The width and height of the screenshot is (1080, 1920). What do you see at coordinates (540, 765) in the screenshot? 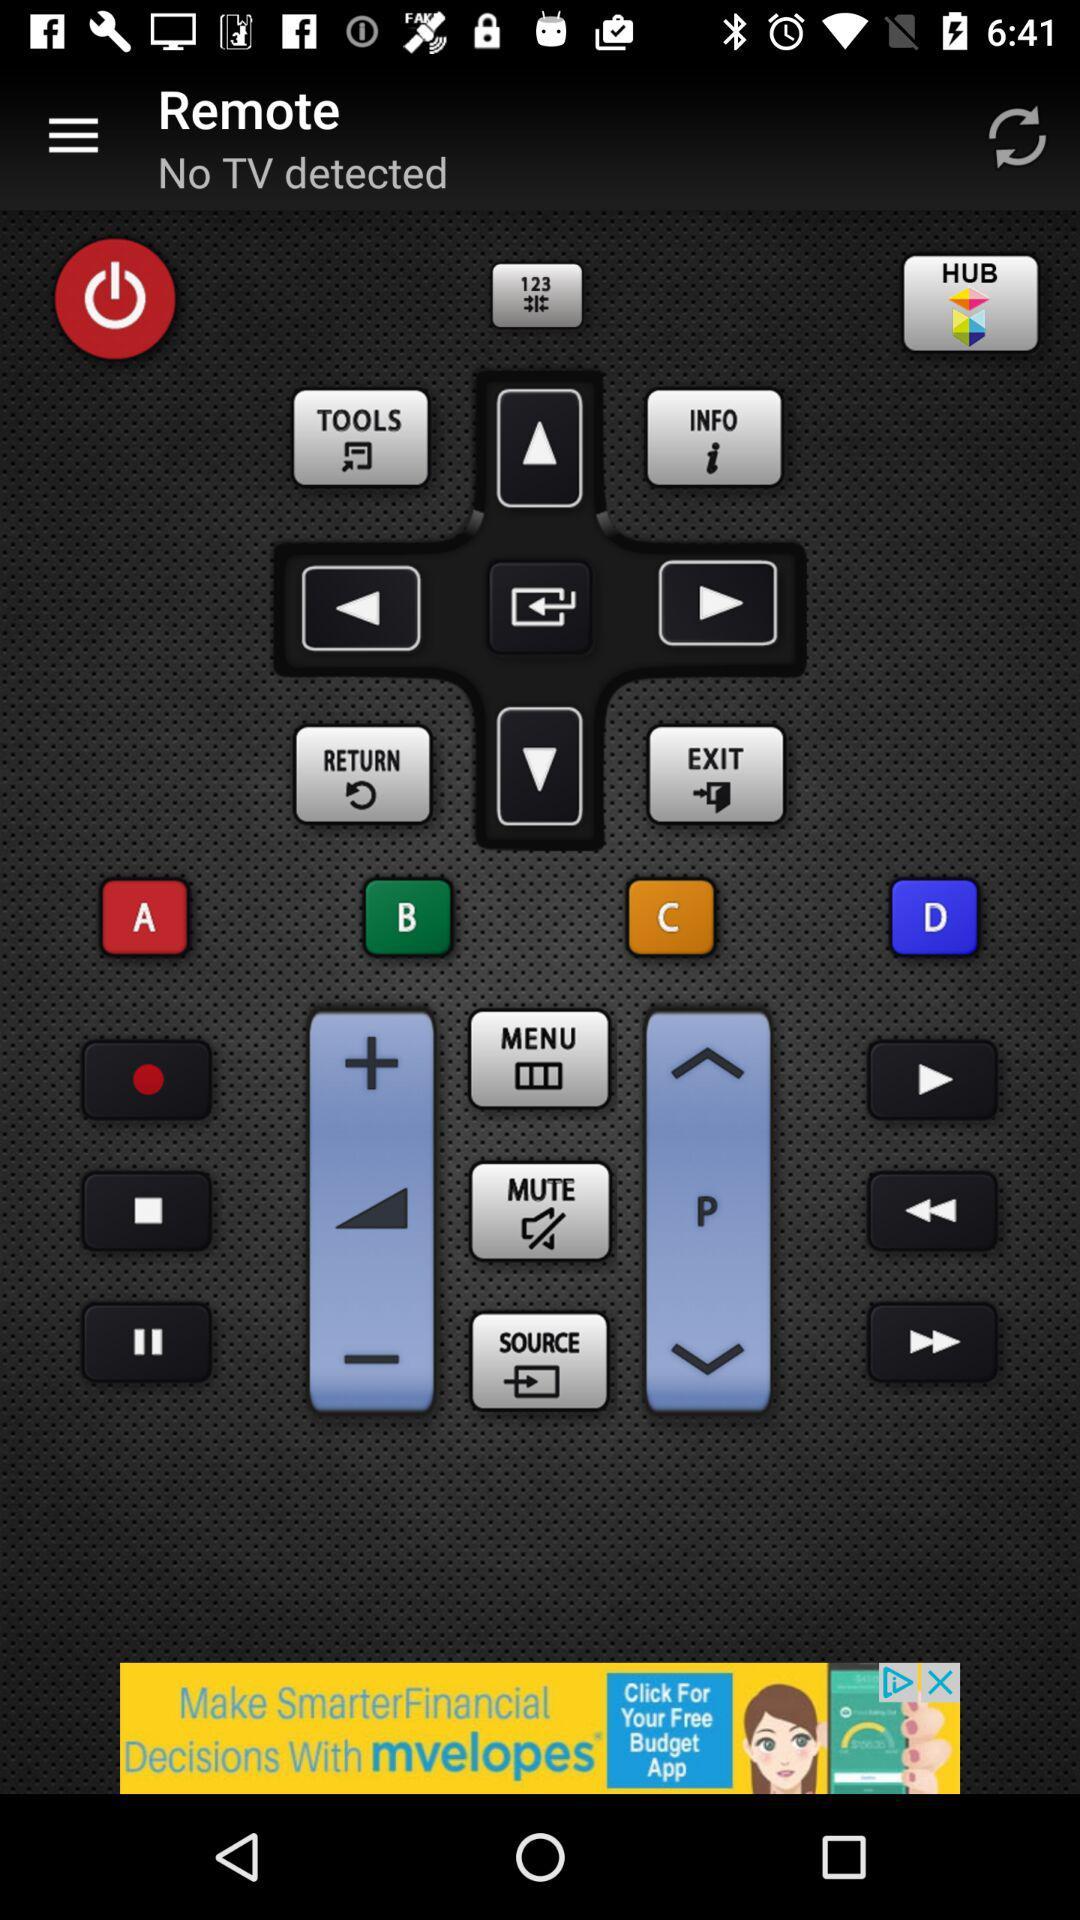
I see `scroll down` at bounding box center [540, 765].